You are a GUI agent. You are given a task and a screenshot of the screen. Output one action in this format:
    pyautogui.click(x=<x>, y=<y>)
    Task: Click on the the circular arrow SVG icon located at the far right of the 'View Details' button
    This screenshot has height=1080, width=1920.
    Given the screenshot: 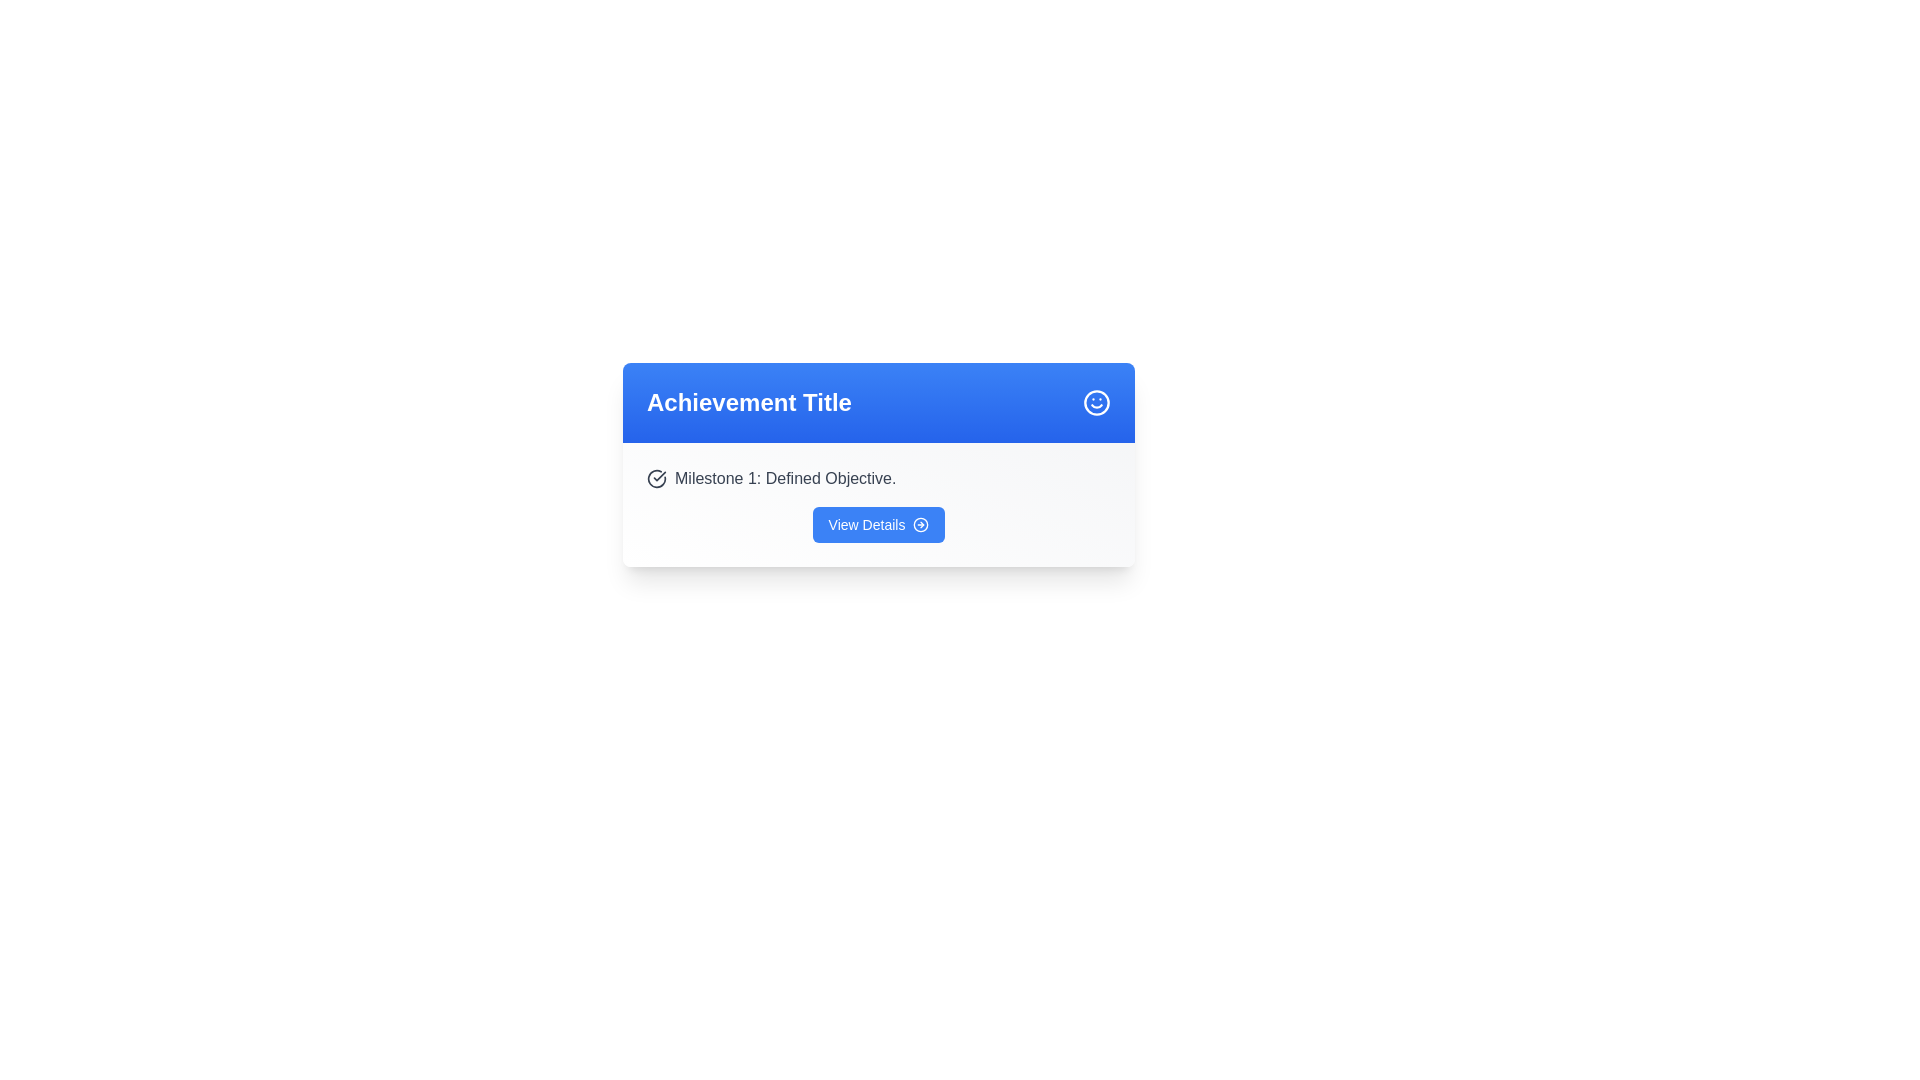 What is the action you would take?
    pyautogui.click(x=920, y=523)
    